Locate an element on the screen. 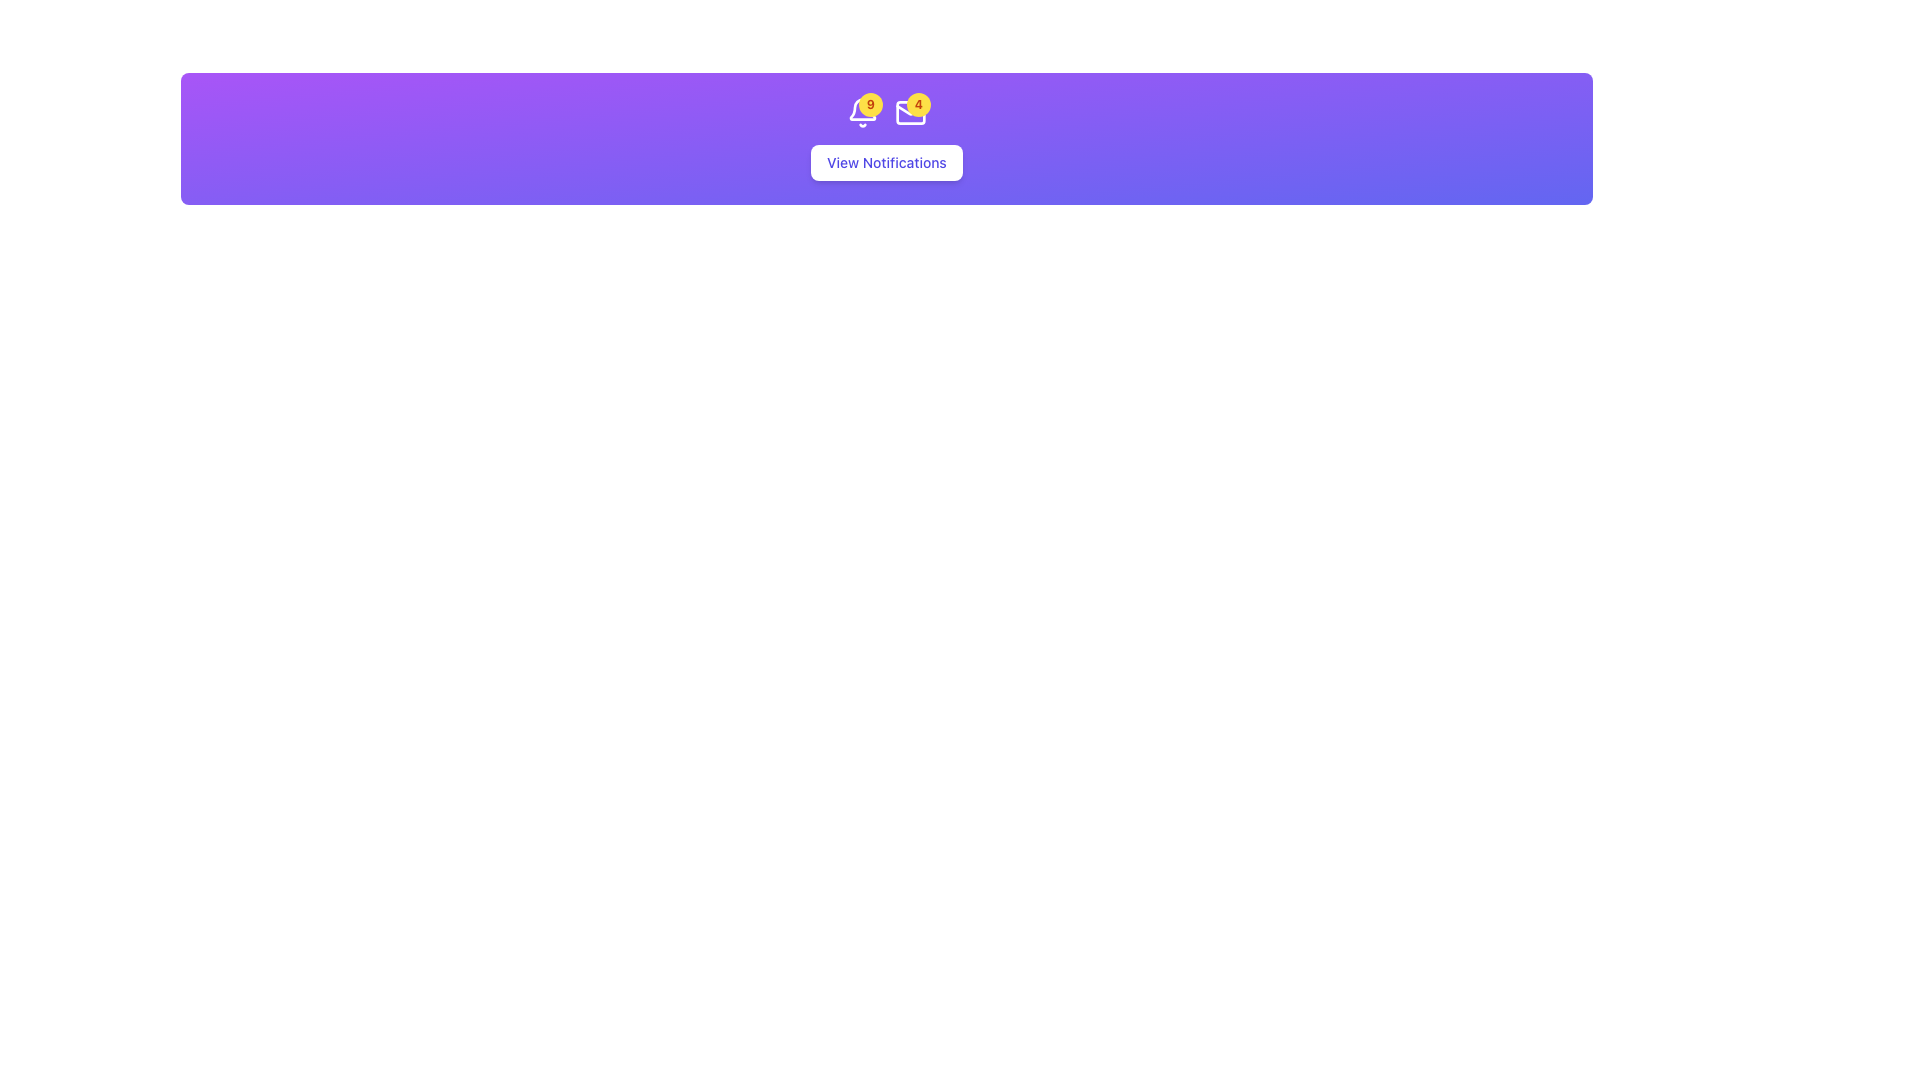 This screenshot has height=1080, width=1920. the Notification icon with badge displaying the number '9', which is a bell shape within a yellow rounded rectangle, located at the top center of the view is located at coordinates (863, 112).